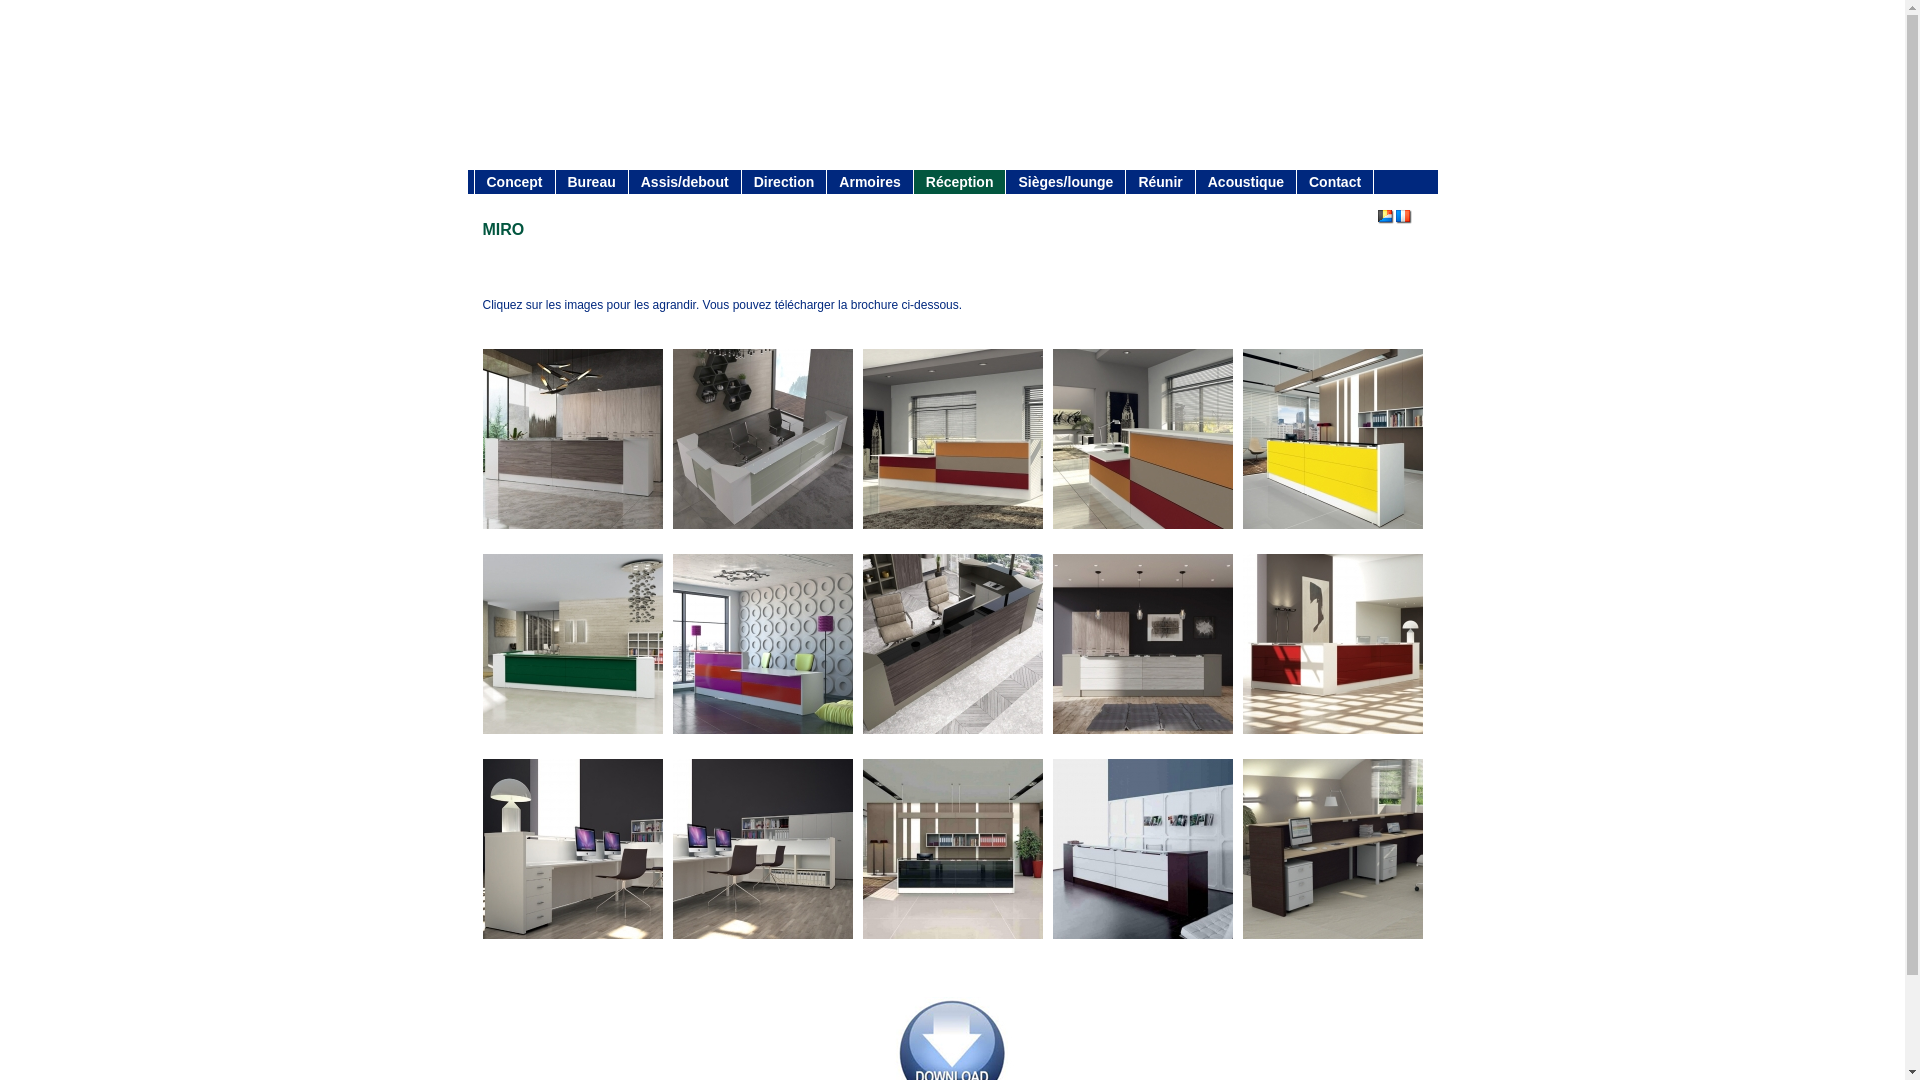 The image size is (1920, 1080). I want to click on 'Nederlands', so click(1385, 216).